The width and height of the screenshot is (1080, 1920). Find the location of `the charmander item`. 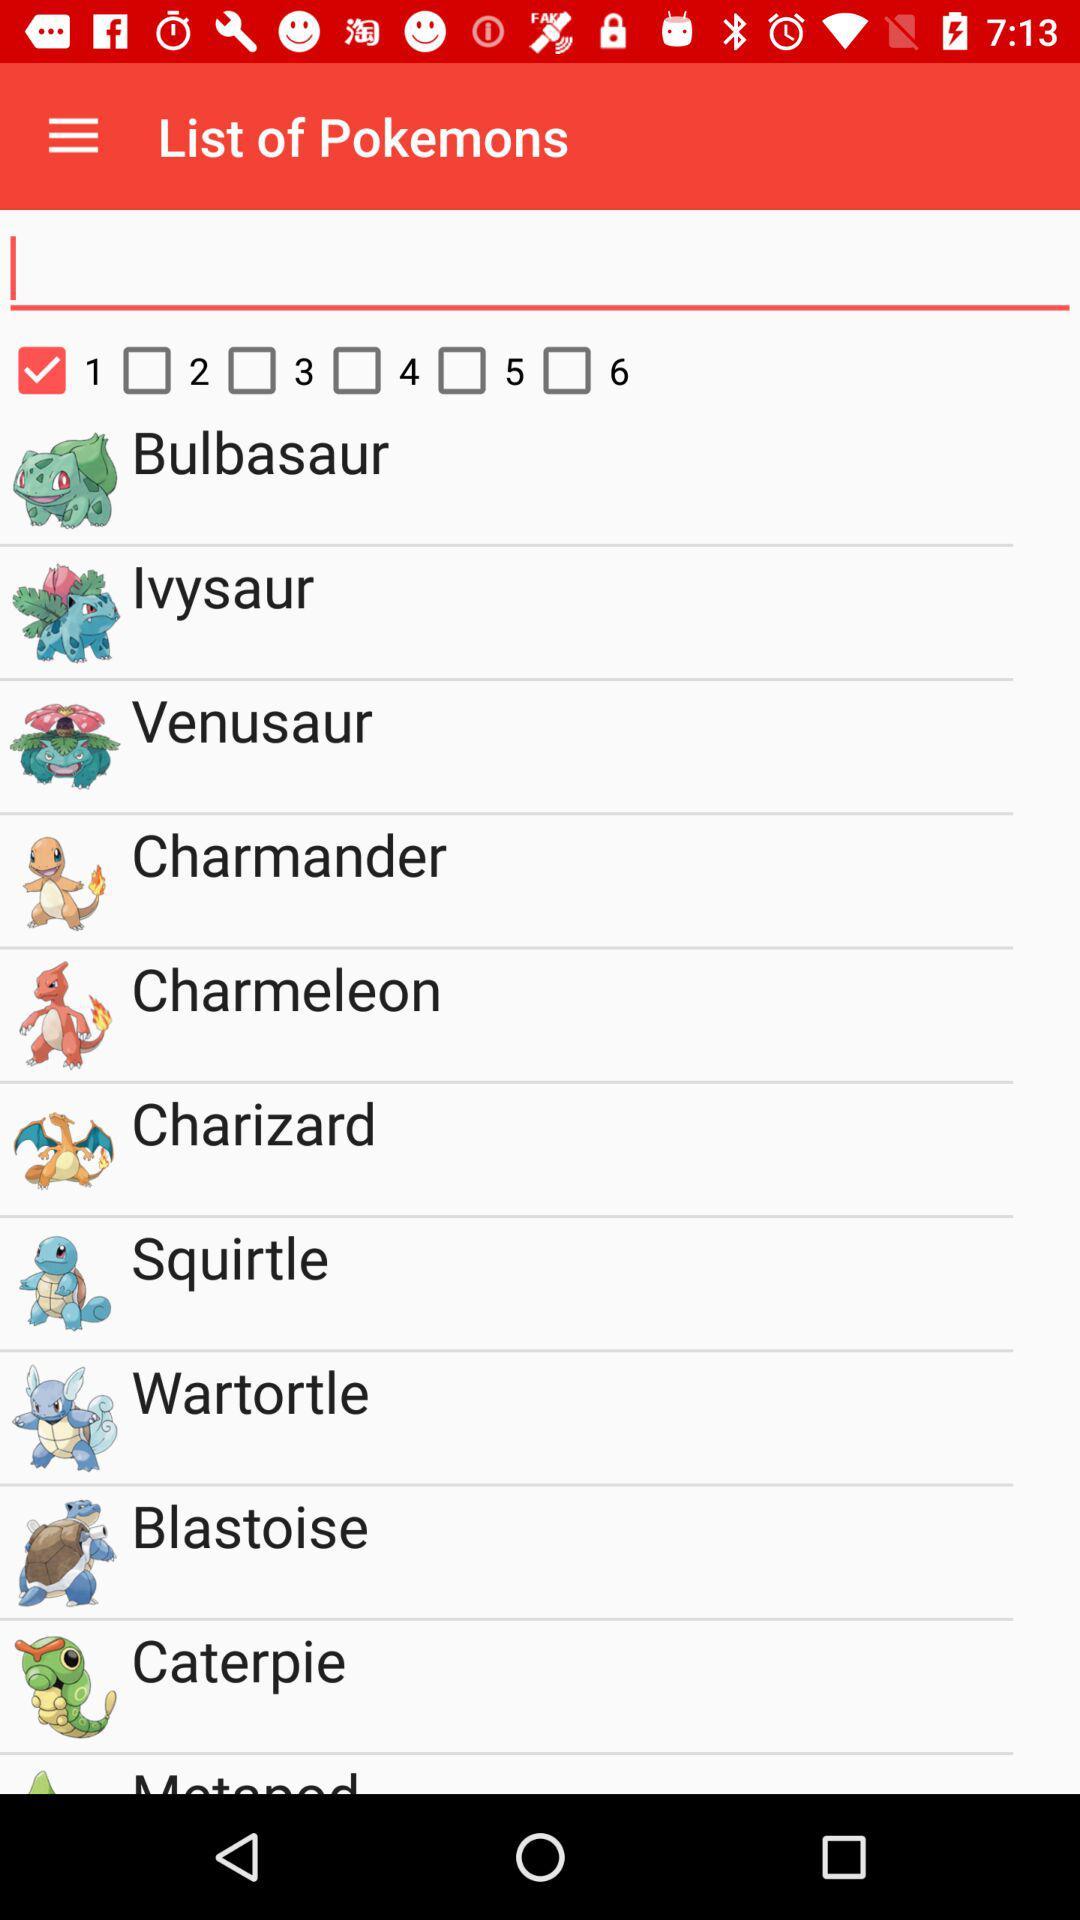

the charmander item is located at coordinates (572, 880).